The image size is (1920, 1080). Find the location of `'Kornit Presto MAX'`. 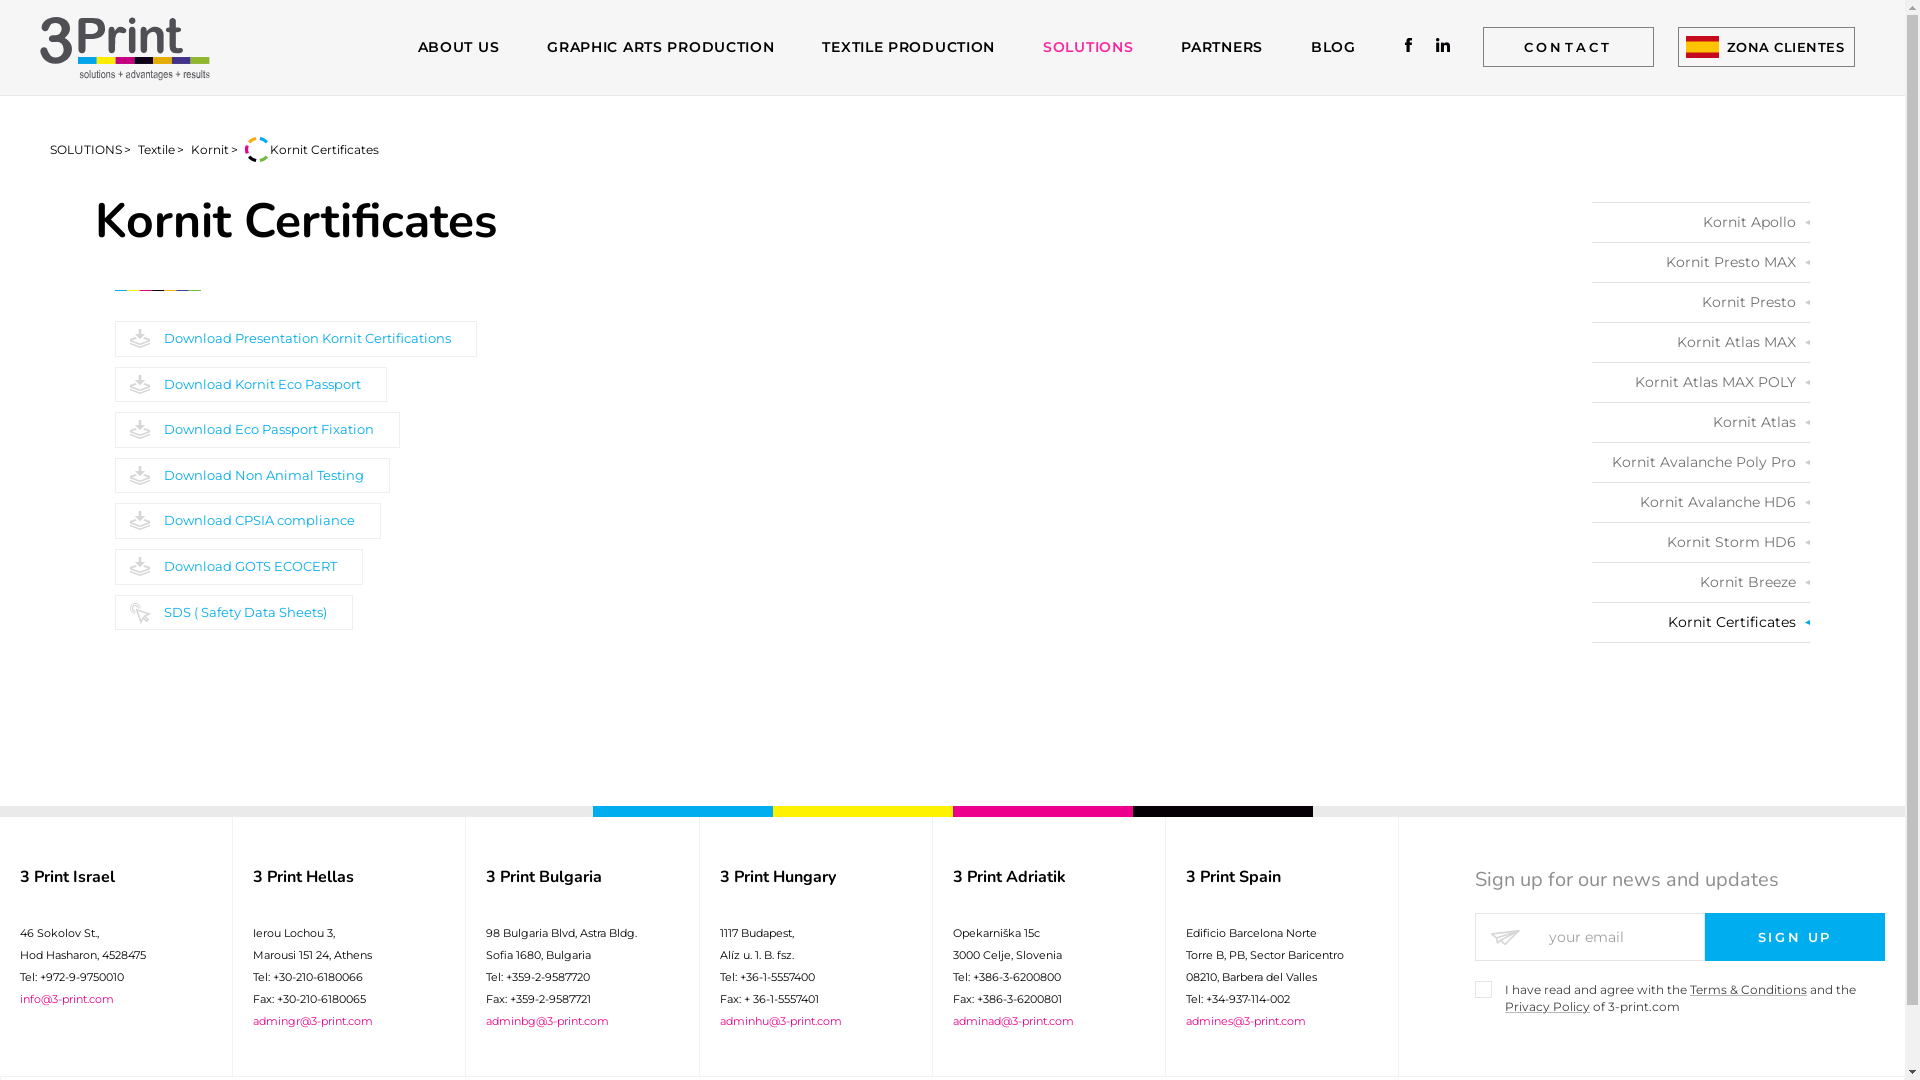

'Kornit Presto MAX' is located at coordinates (1699, 261).